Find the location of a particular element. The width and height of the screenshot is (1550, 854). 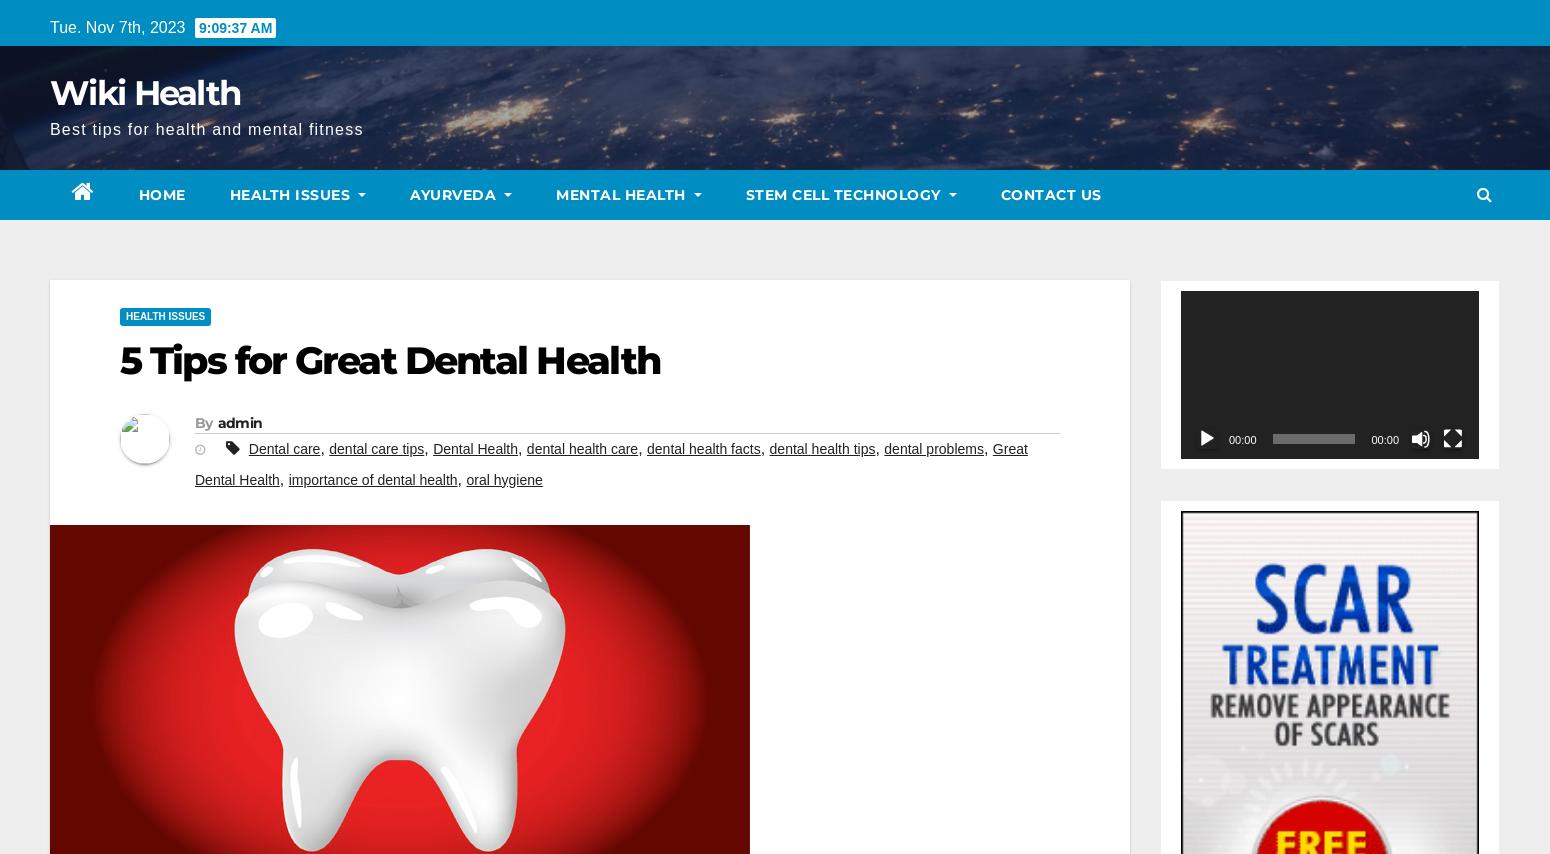

'dental health facts' is located at coordinates (703, 447).